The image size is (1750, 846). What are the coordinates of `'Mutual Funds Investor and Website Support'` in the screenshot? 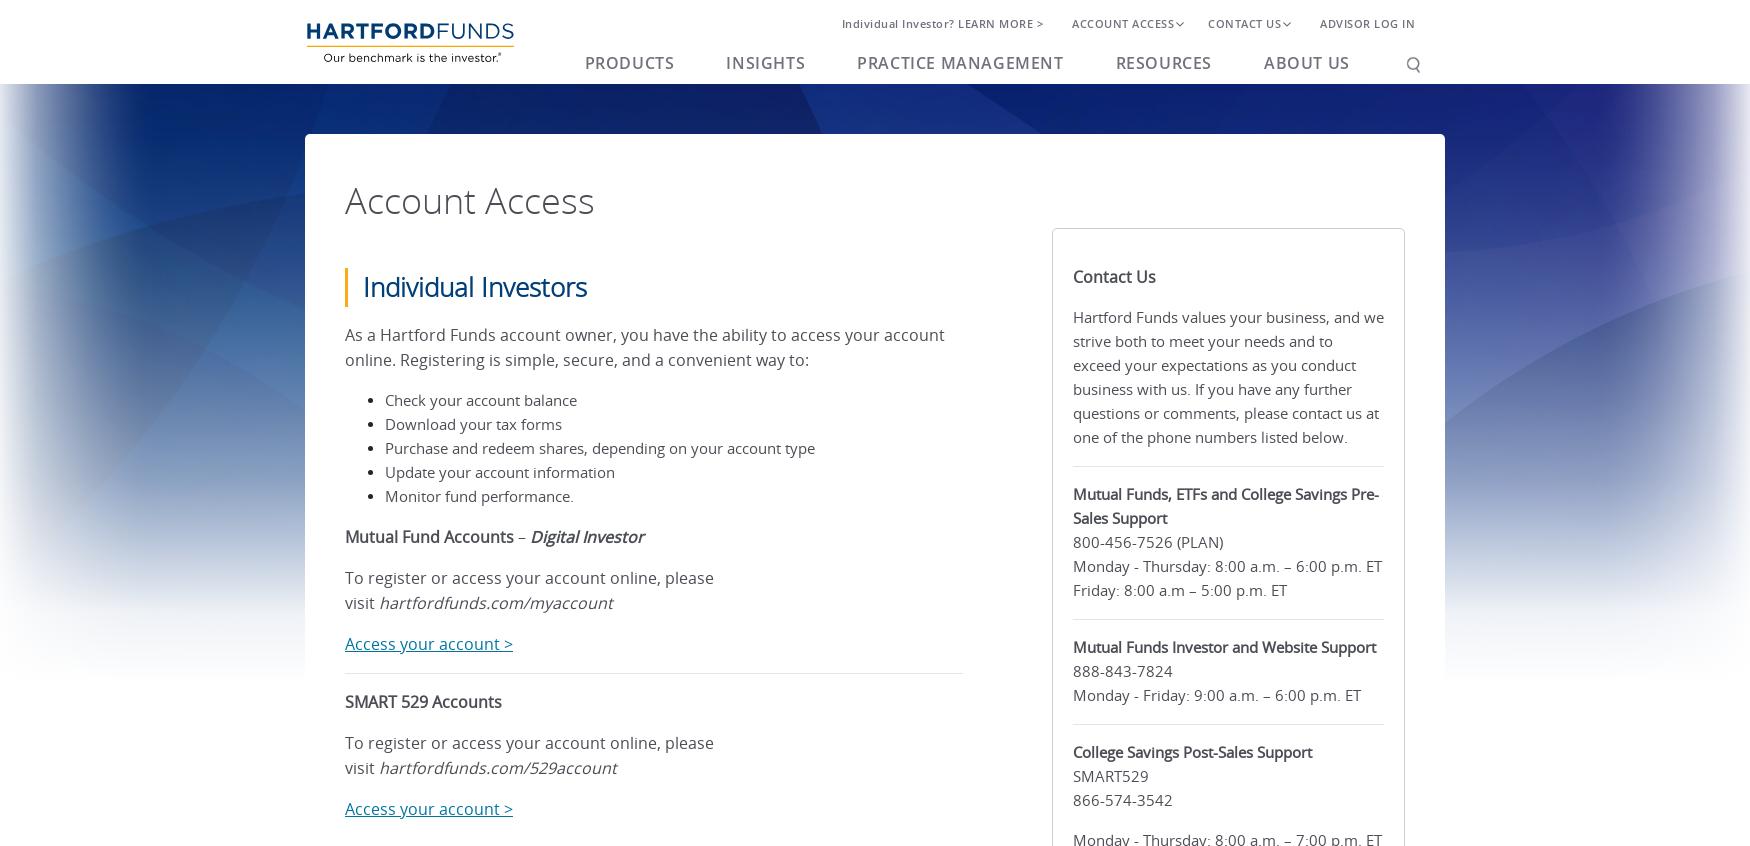 It's located at (1072, 647).